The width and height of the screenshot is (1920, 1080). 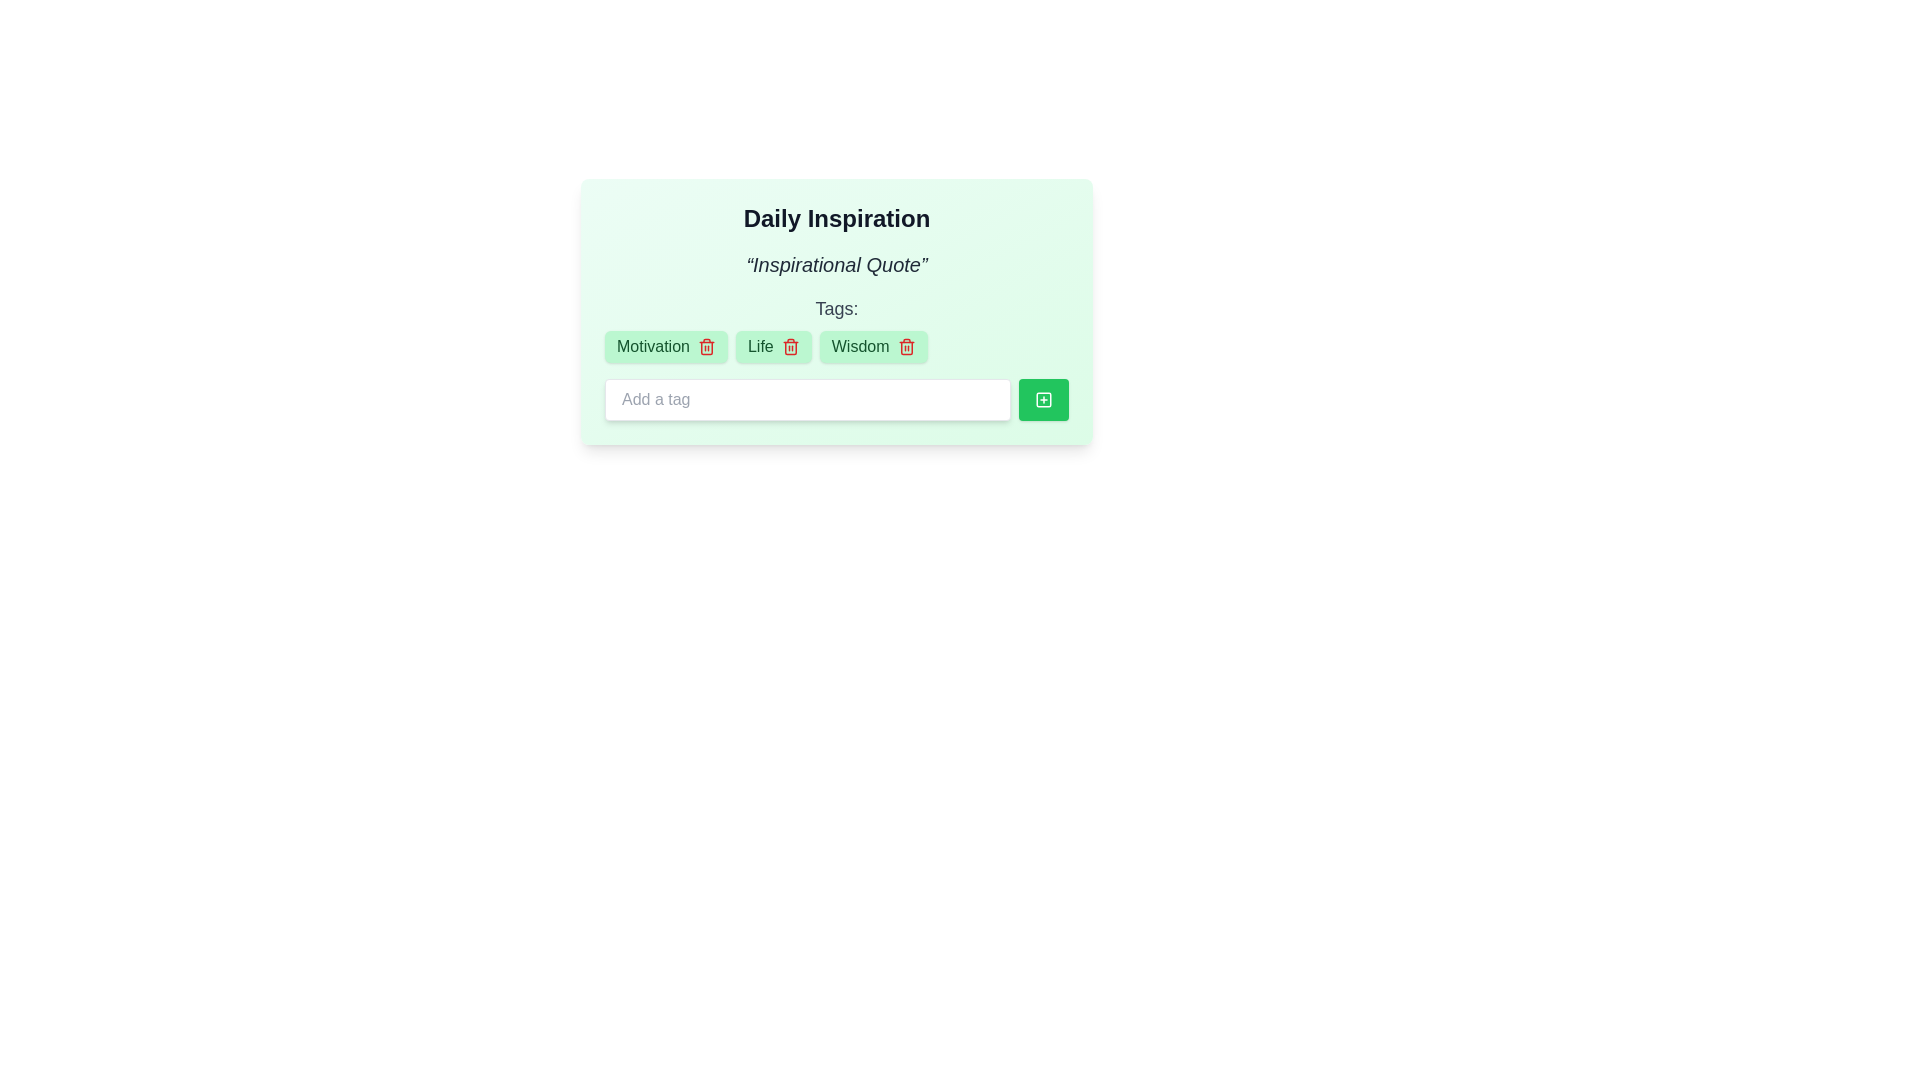 What do you see at coordinates (772, 346) in the screenshot?
I see `the trash icon associated with the 'Life' tag under the 'Tags:' heading in the 'Daily Inspiration' section` at bounding box center [772, 346].